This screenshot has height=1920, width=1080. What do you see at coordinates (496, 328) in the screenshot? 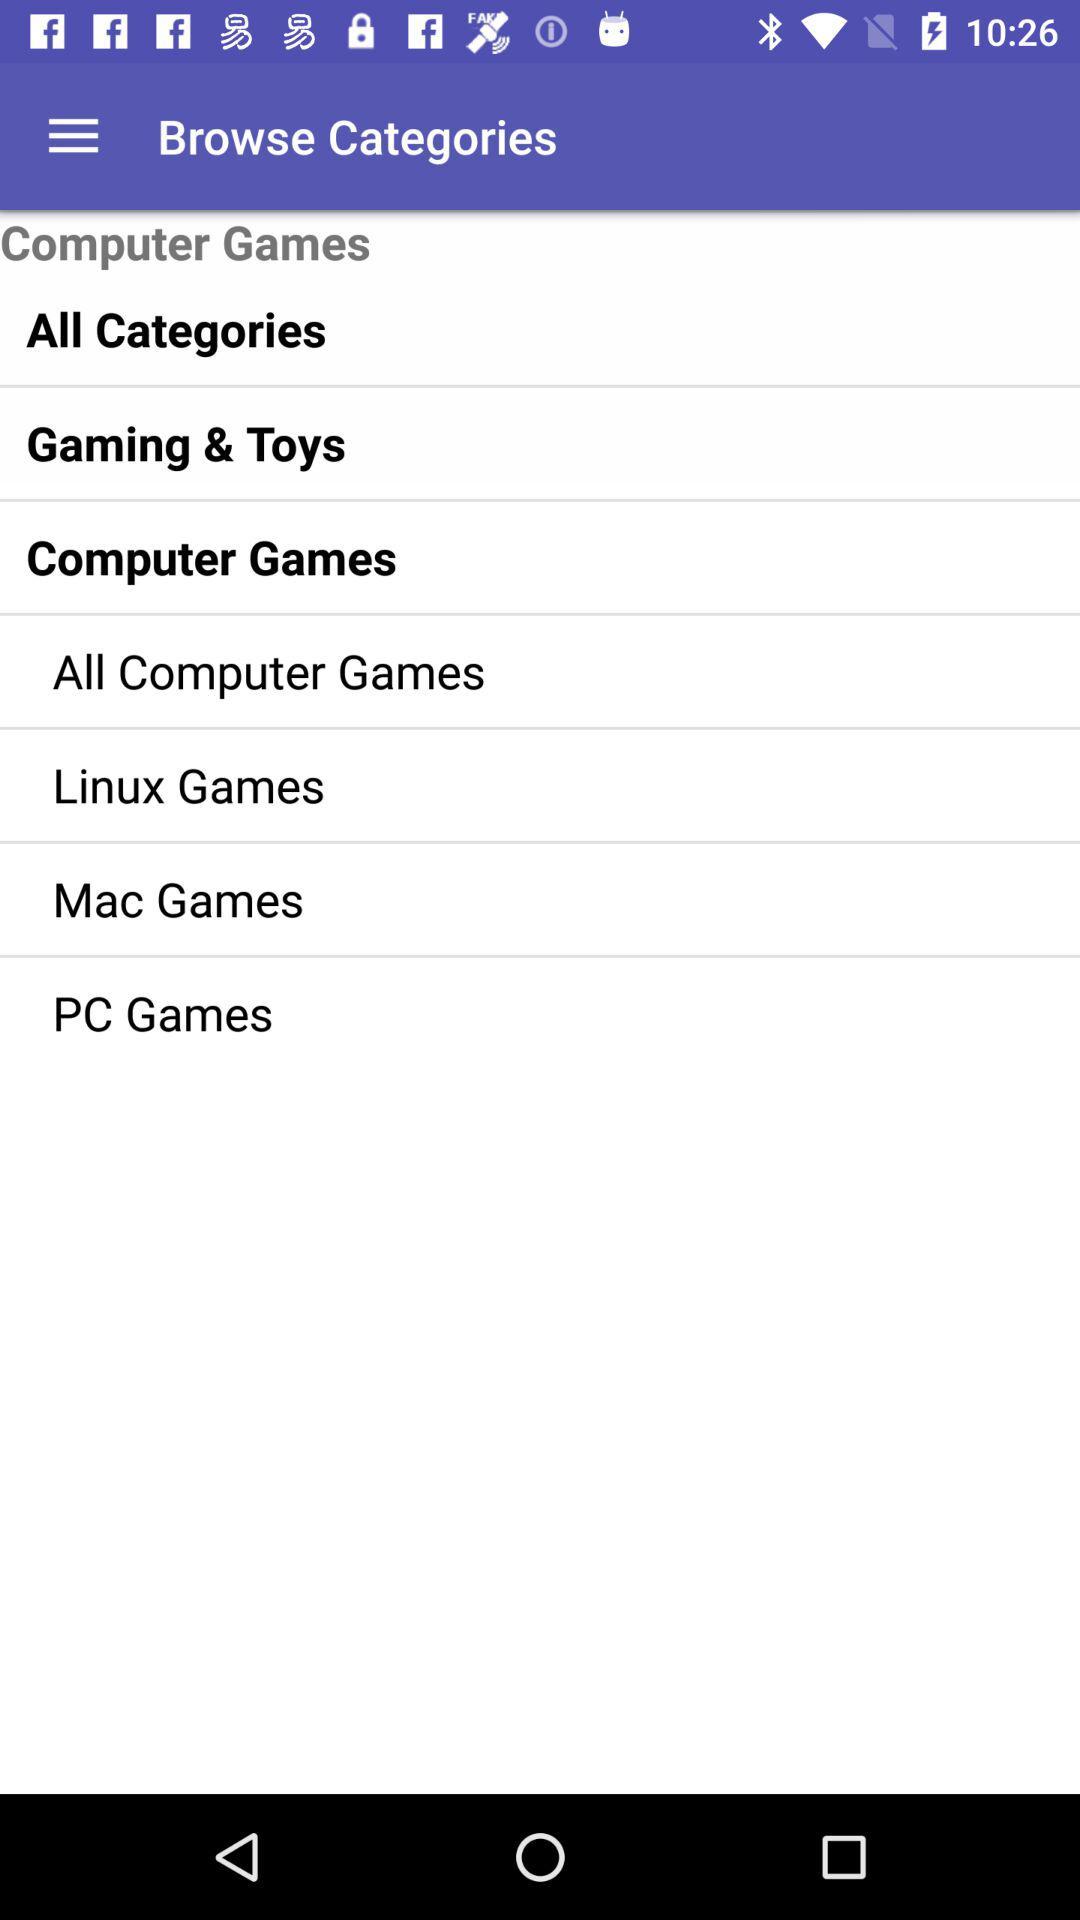
I see `item above gaming & toys` at bounding box center [496, 328].